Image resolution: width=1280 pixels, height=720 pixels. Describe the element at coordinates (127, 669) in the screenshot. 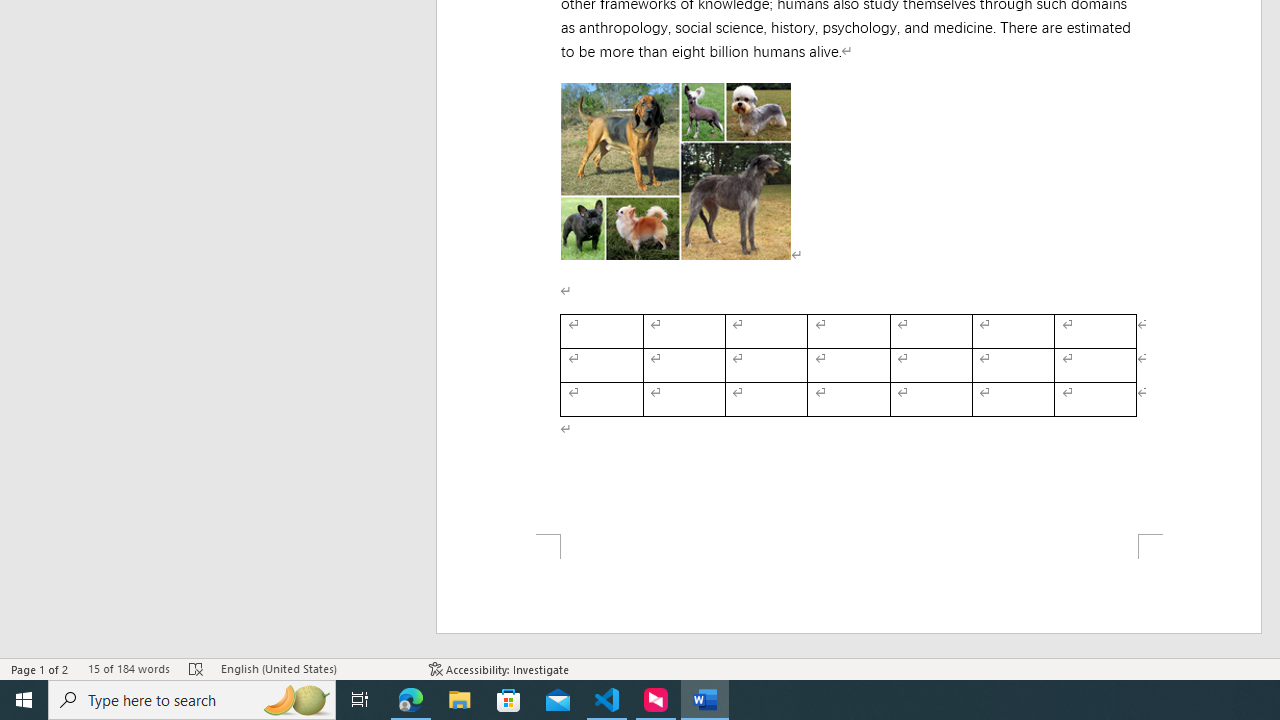

I see `'Word Count 15 of 184 words'` at that location.